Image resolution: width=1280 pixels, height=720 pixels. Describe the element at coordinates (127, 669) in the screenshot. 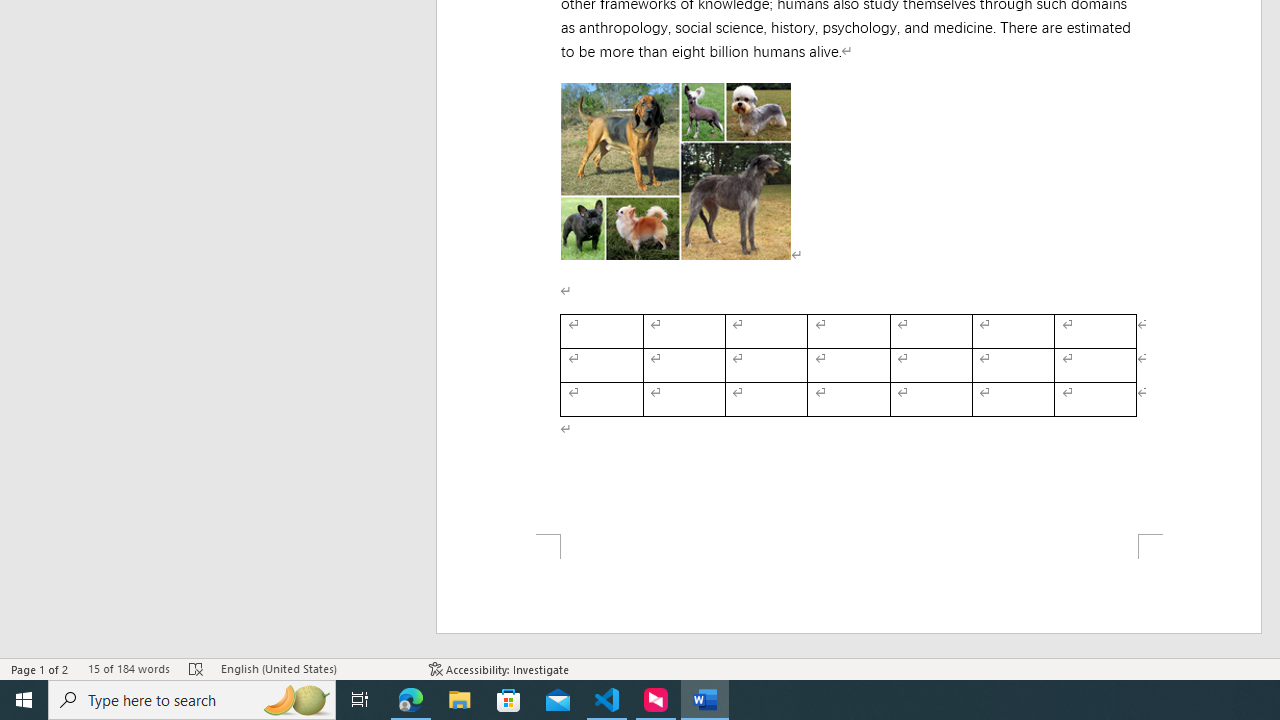

I see `'Word Count 15 of 184 words'` at that location.